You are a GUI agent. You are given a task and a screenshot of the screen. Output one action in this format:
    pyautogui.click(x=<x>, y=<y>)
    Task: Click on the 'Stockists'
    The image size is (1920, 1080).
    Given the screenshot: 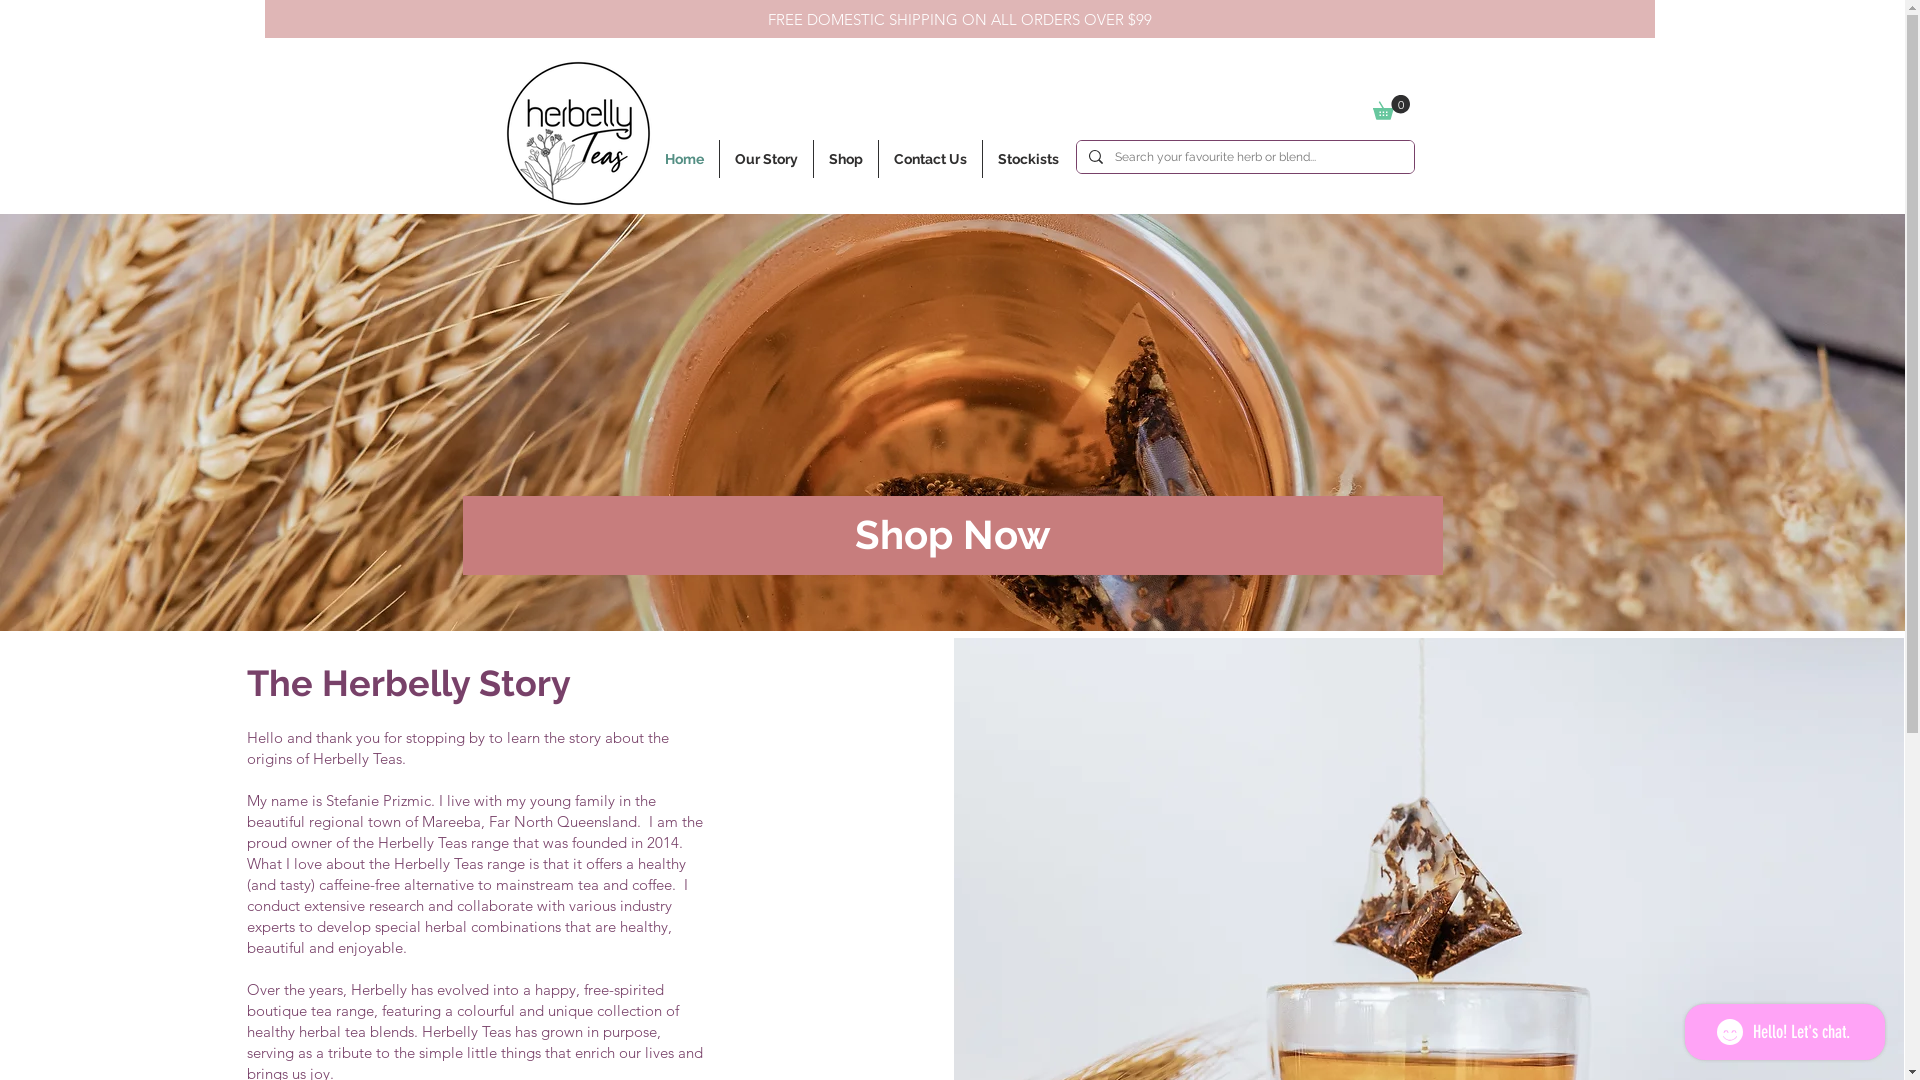 What is the action you would take?
    pyautogui.click(x=1027, y=157)
    